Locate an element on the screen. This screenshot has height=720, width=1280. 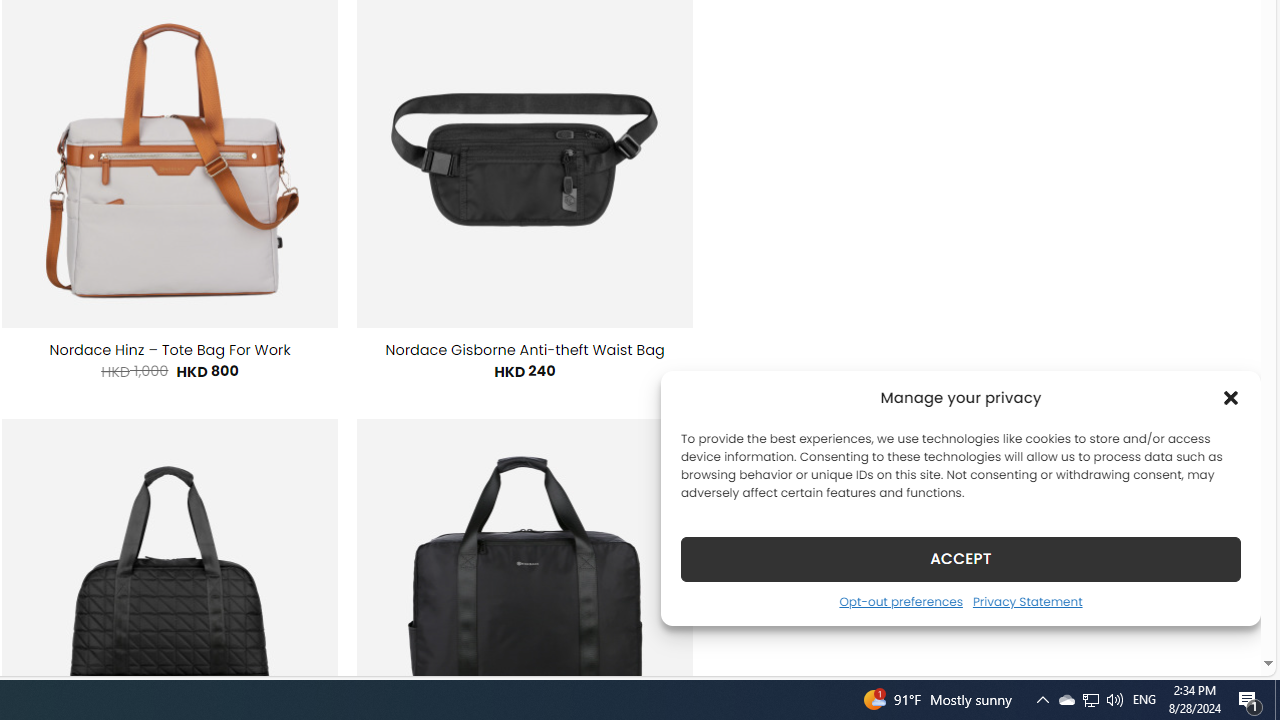
'Privacy Statement' is located at coordinates (1027, 600).